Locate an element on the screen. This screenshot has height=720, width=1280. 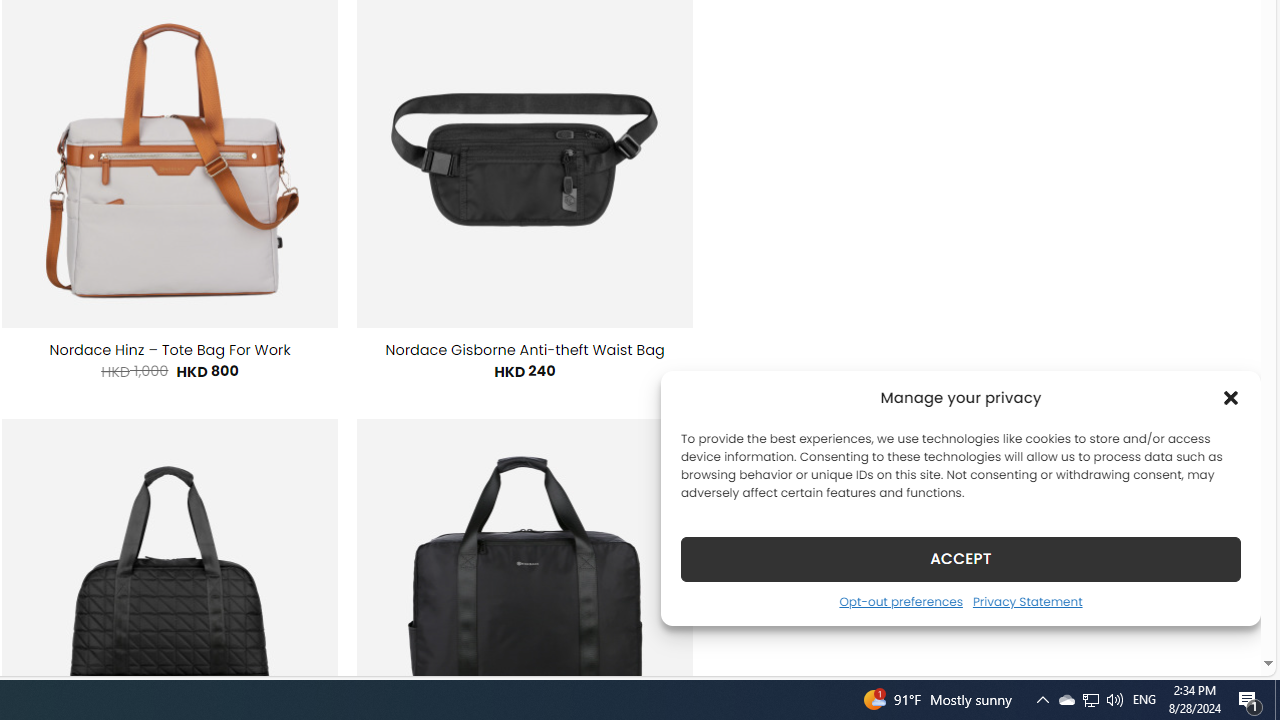
'Privacy Statement' is located at coordinates (1027, 600).